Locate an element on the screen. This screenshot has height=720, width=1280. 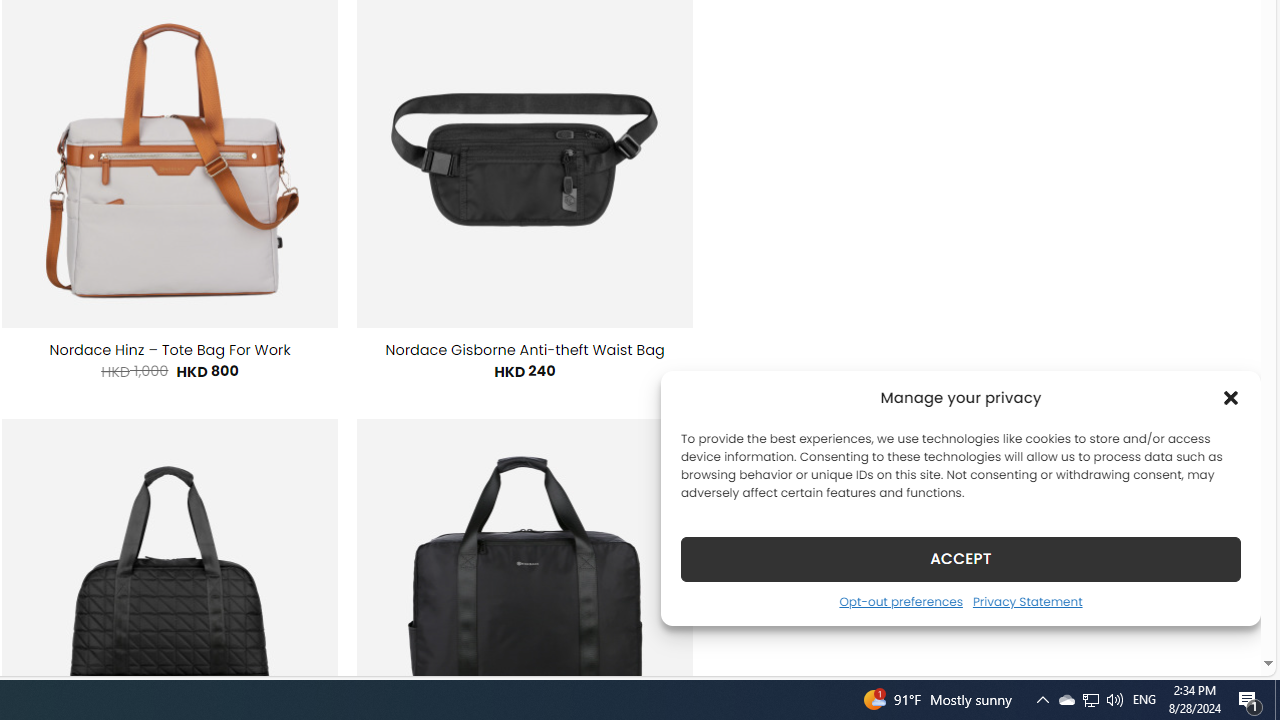
'Privacy Statement' is located at coordinates (1027, 600).